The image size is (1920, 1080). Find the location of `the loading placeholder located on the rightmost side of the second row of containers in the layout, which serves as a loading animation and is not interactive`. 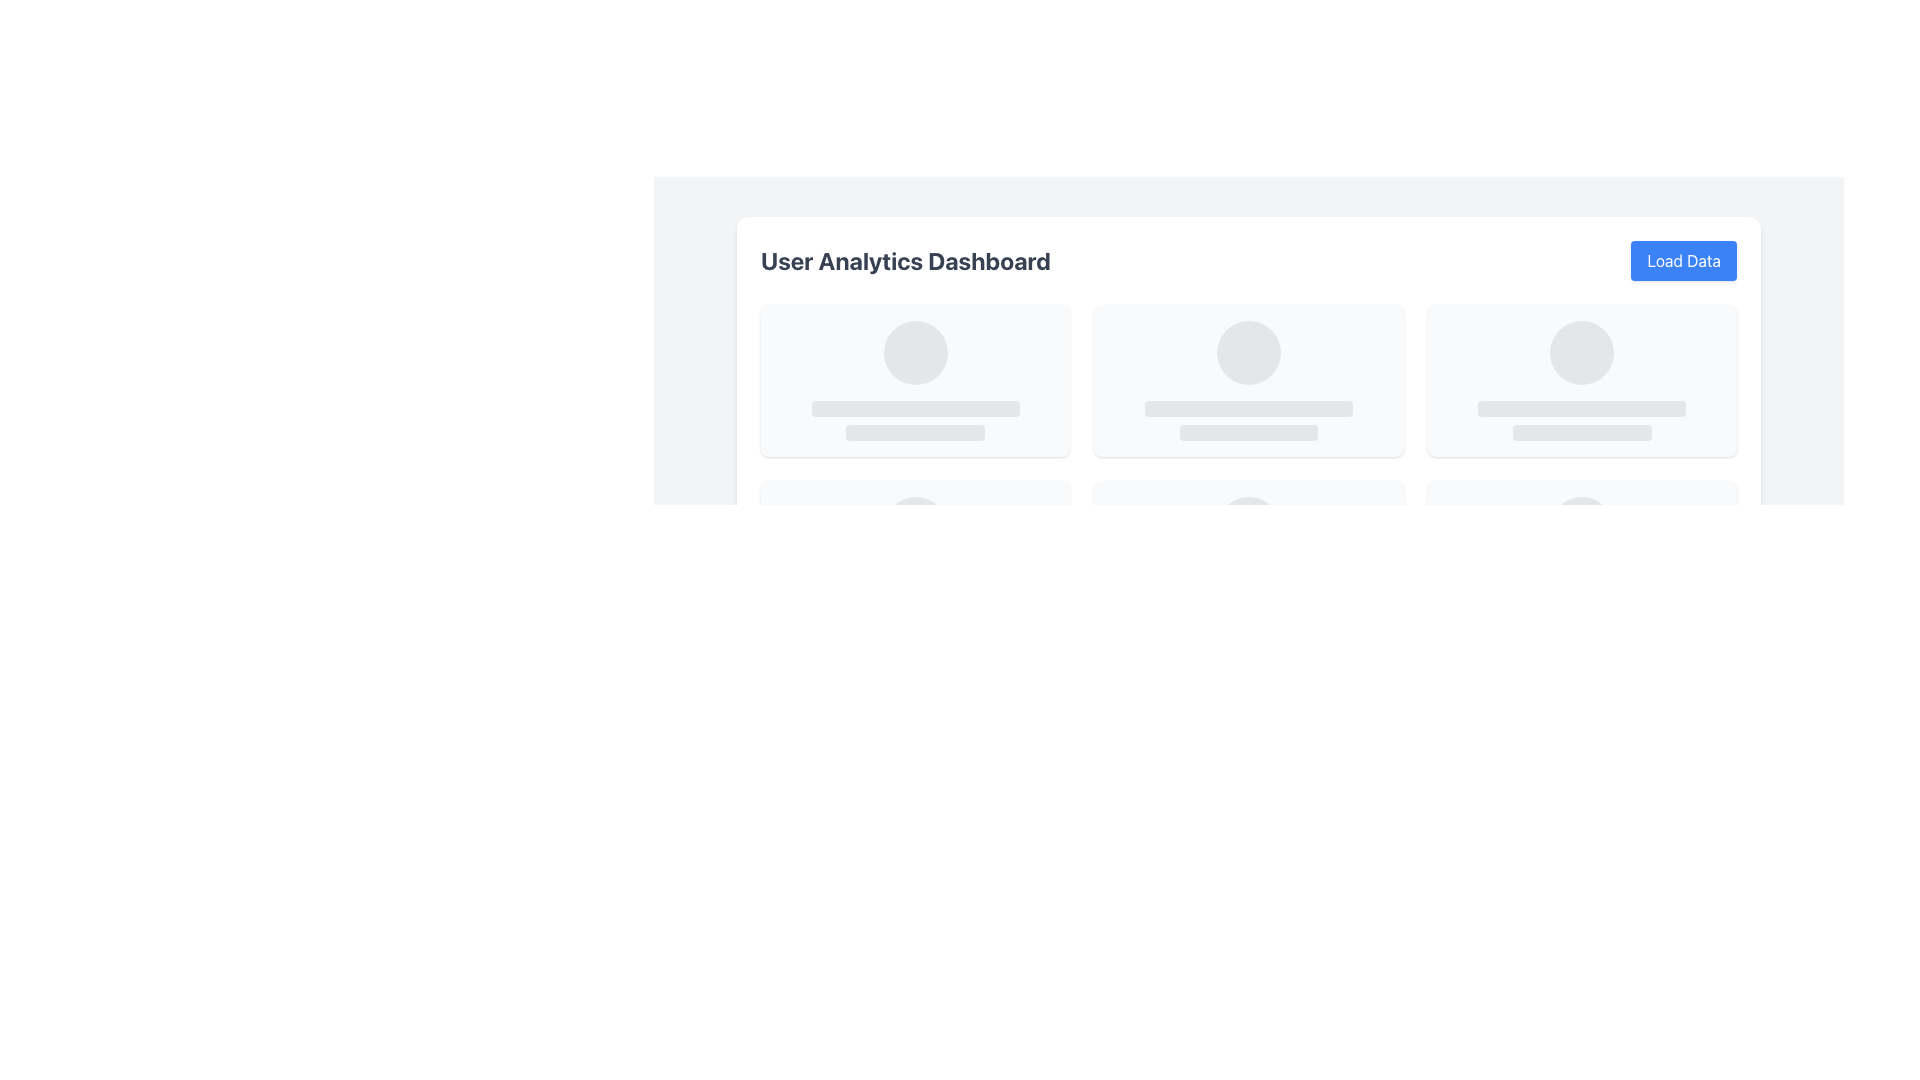

the loading placeholder located on the rightmost side of the second row of containers in the layout, which serves as a loading animation and is not interactive is located at coordinates (1581, 381).